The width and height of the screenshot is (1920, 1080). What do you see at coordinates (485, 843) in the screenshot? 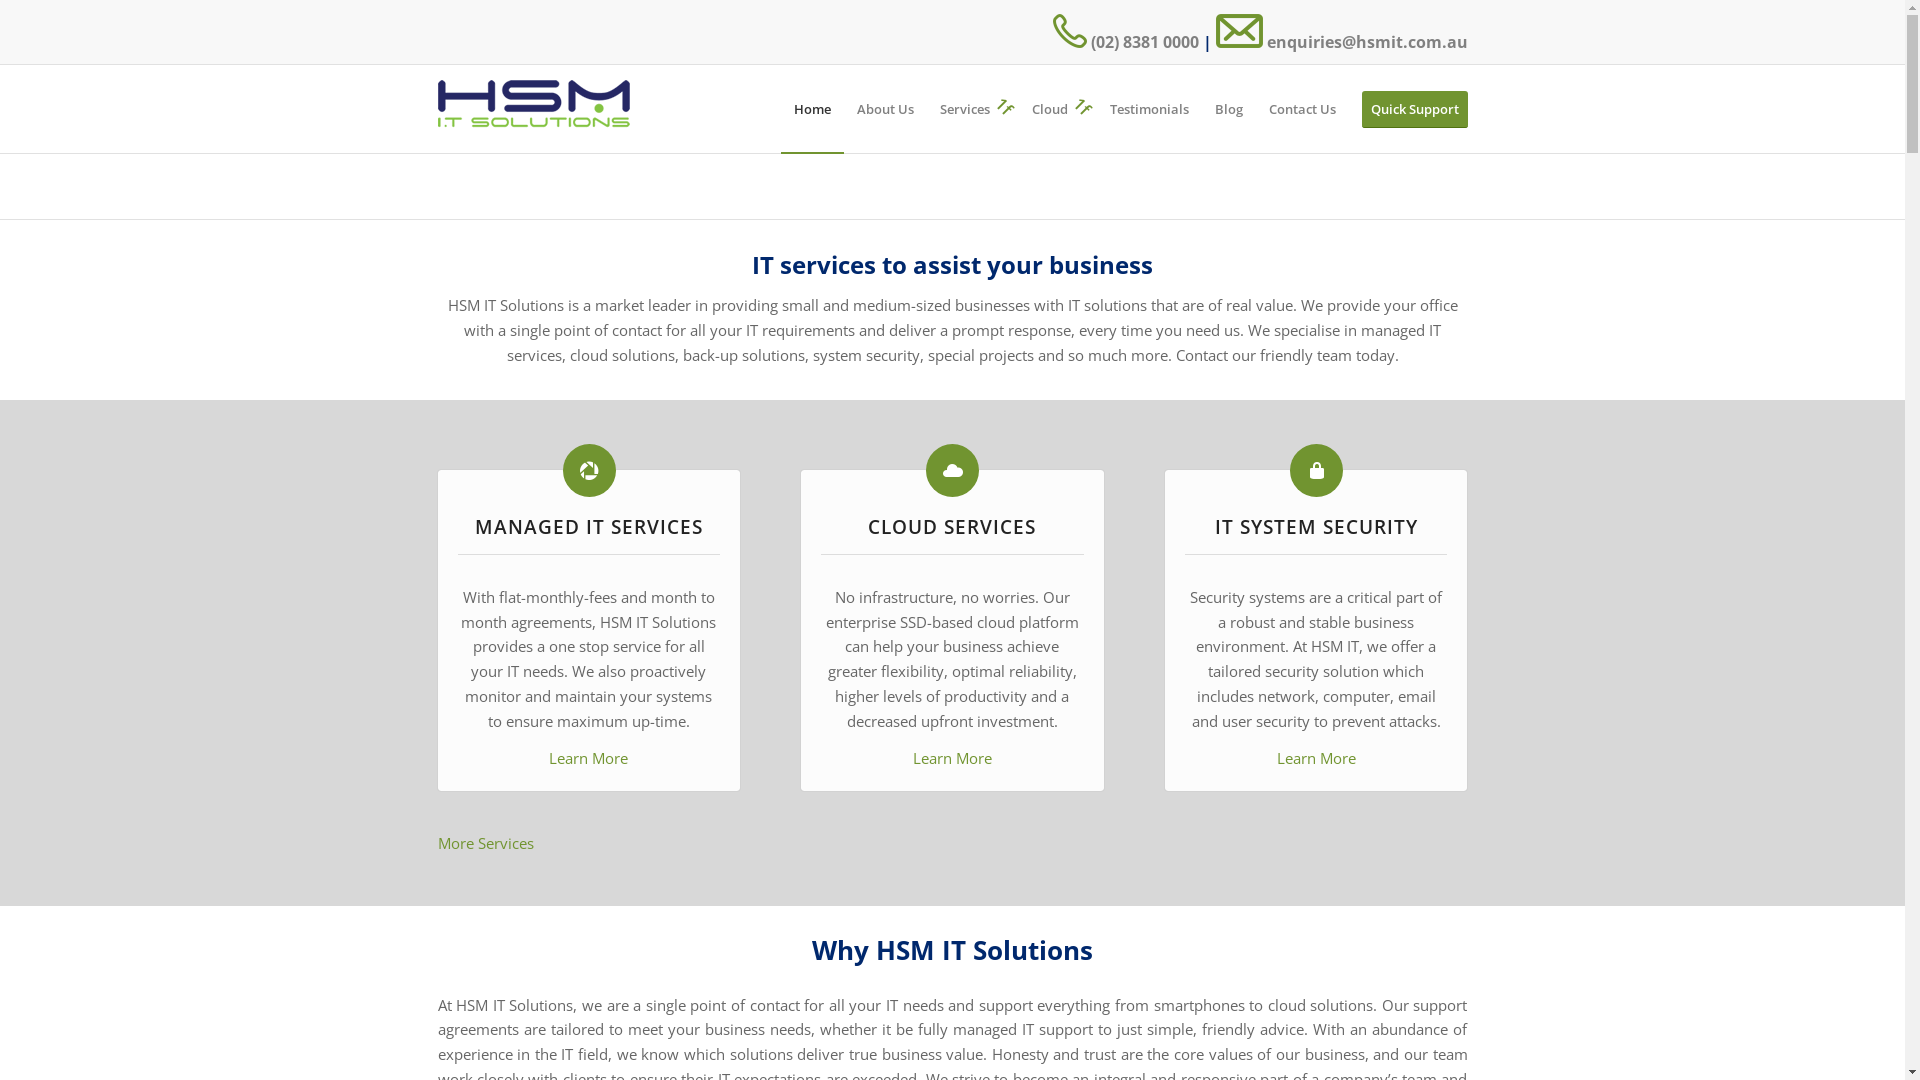
I see `'More Services'` at bounding box center [485, 843].